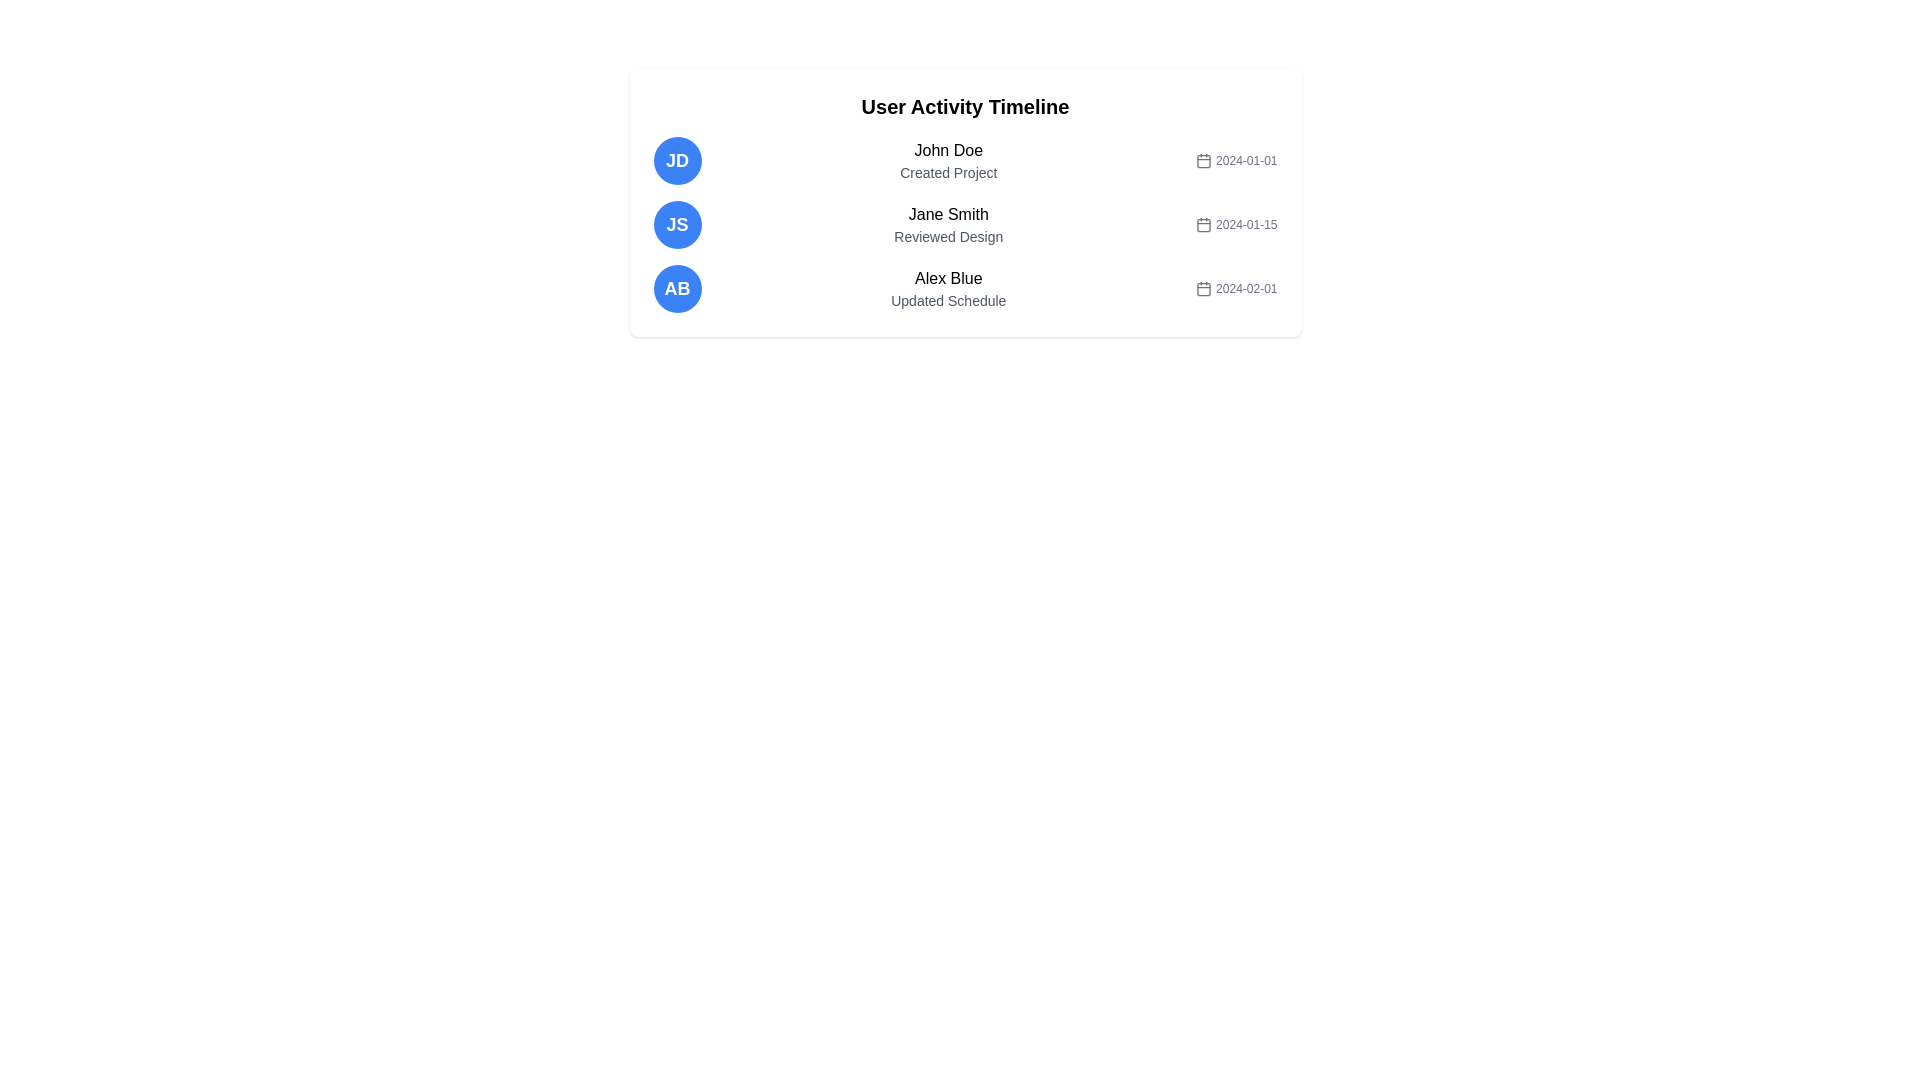 The width and height of the screenshot is (1920, 1080). What do you see at coordinates (1235, 289) in the screenshot?
I see `the text label displaying the date '2024-02-01' in light gray font, located in the 'Alex Blue' row after 'Updated Schedule' in the activity list` at bounding box center [1235, 289].